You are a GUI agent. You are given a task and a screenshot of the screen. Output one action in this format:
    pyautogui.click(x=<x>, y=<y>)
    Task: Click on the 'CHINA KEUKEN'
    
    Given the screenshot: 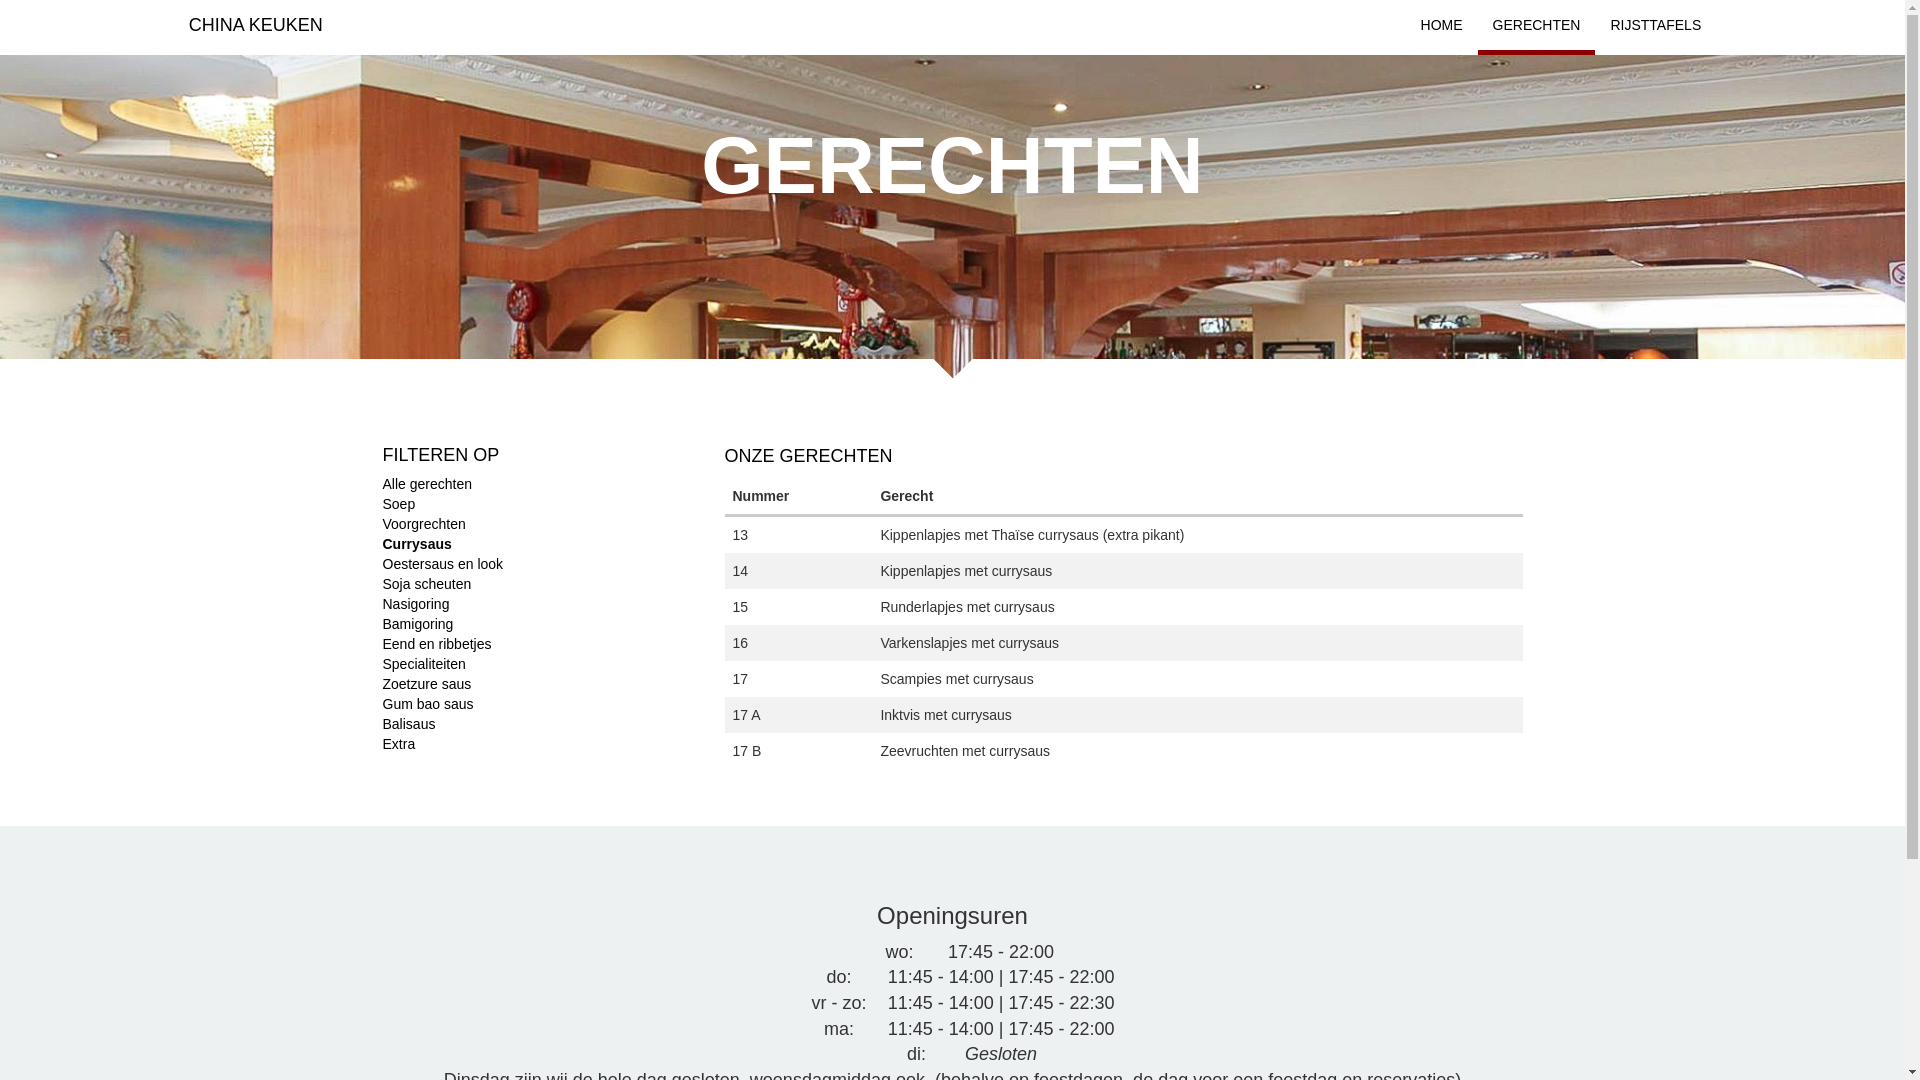 What is the action you would take?
    pyautogui.click(x=254, y=24)
    